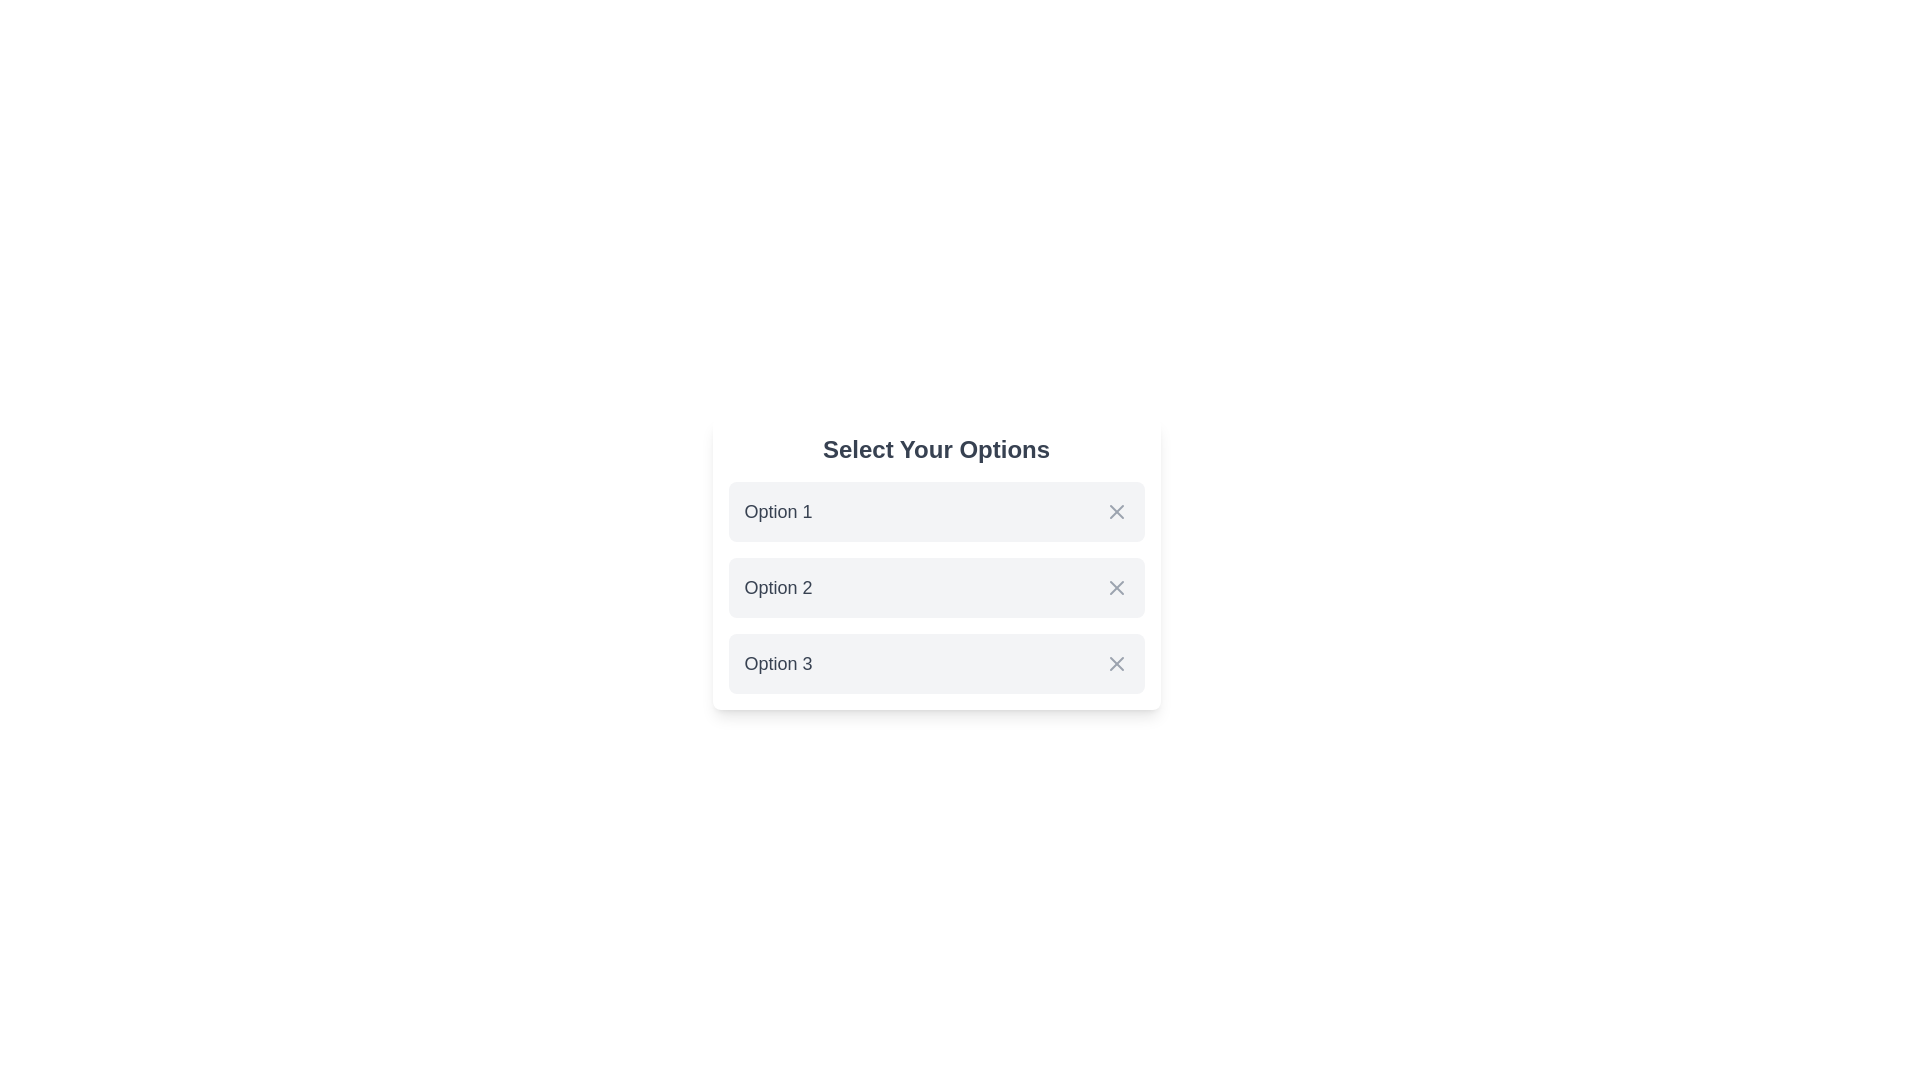 The image size is (1920, 1080). I want to click on the first text label within the horizontally aligned selection box, which represents the second option in the vertical list, so click(777, 586).